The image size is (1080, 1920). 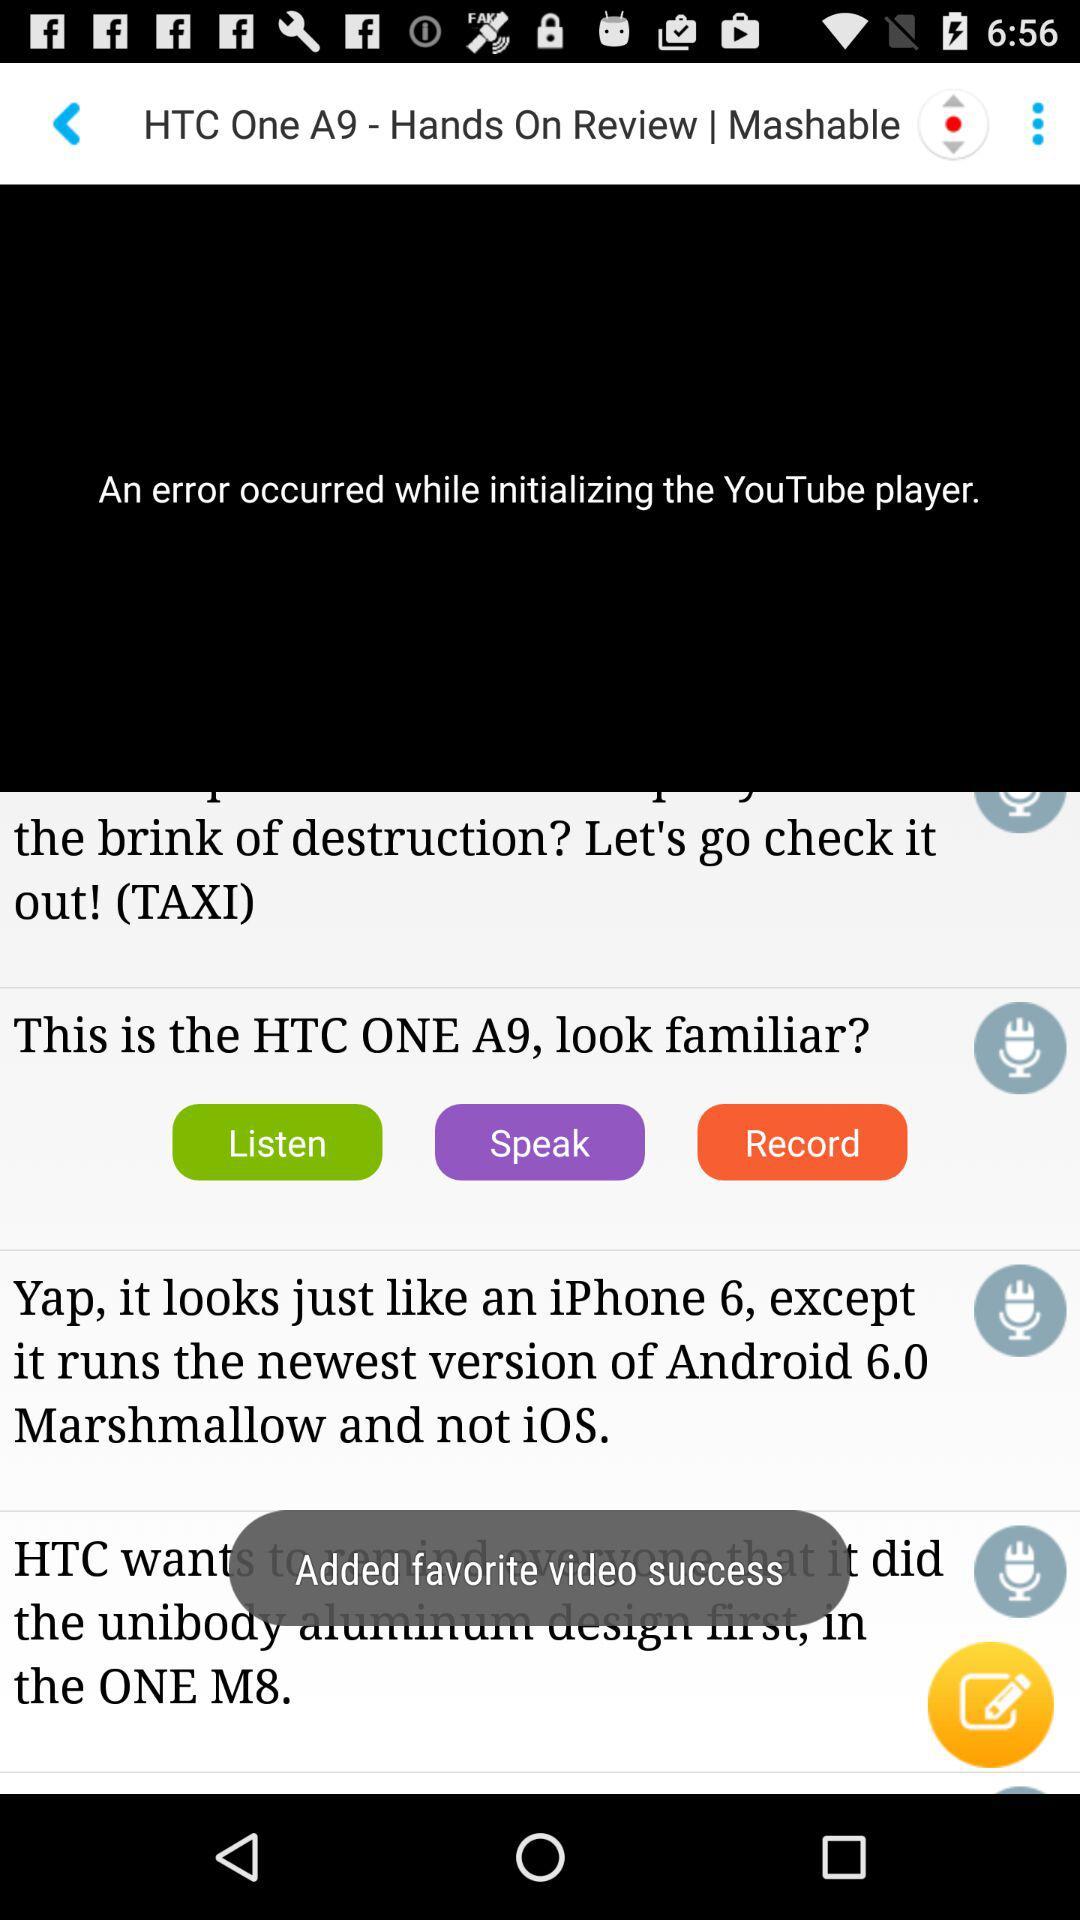 What do you see at coordinates (1020, 1310) in the screenshot?
I see `record button` at bounding box center [1020, 1310].